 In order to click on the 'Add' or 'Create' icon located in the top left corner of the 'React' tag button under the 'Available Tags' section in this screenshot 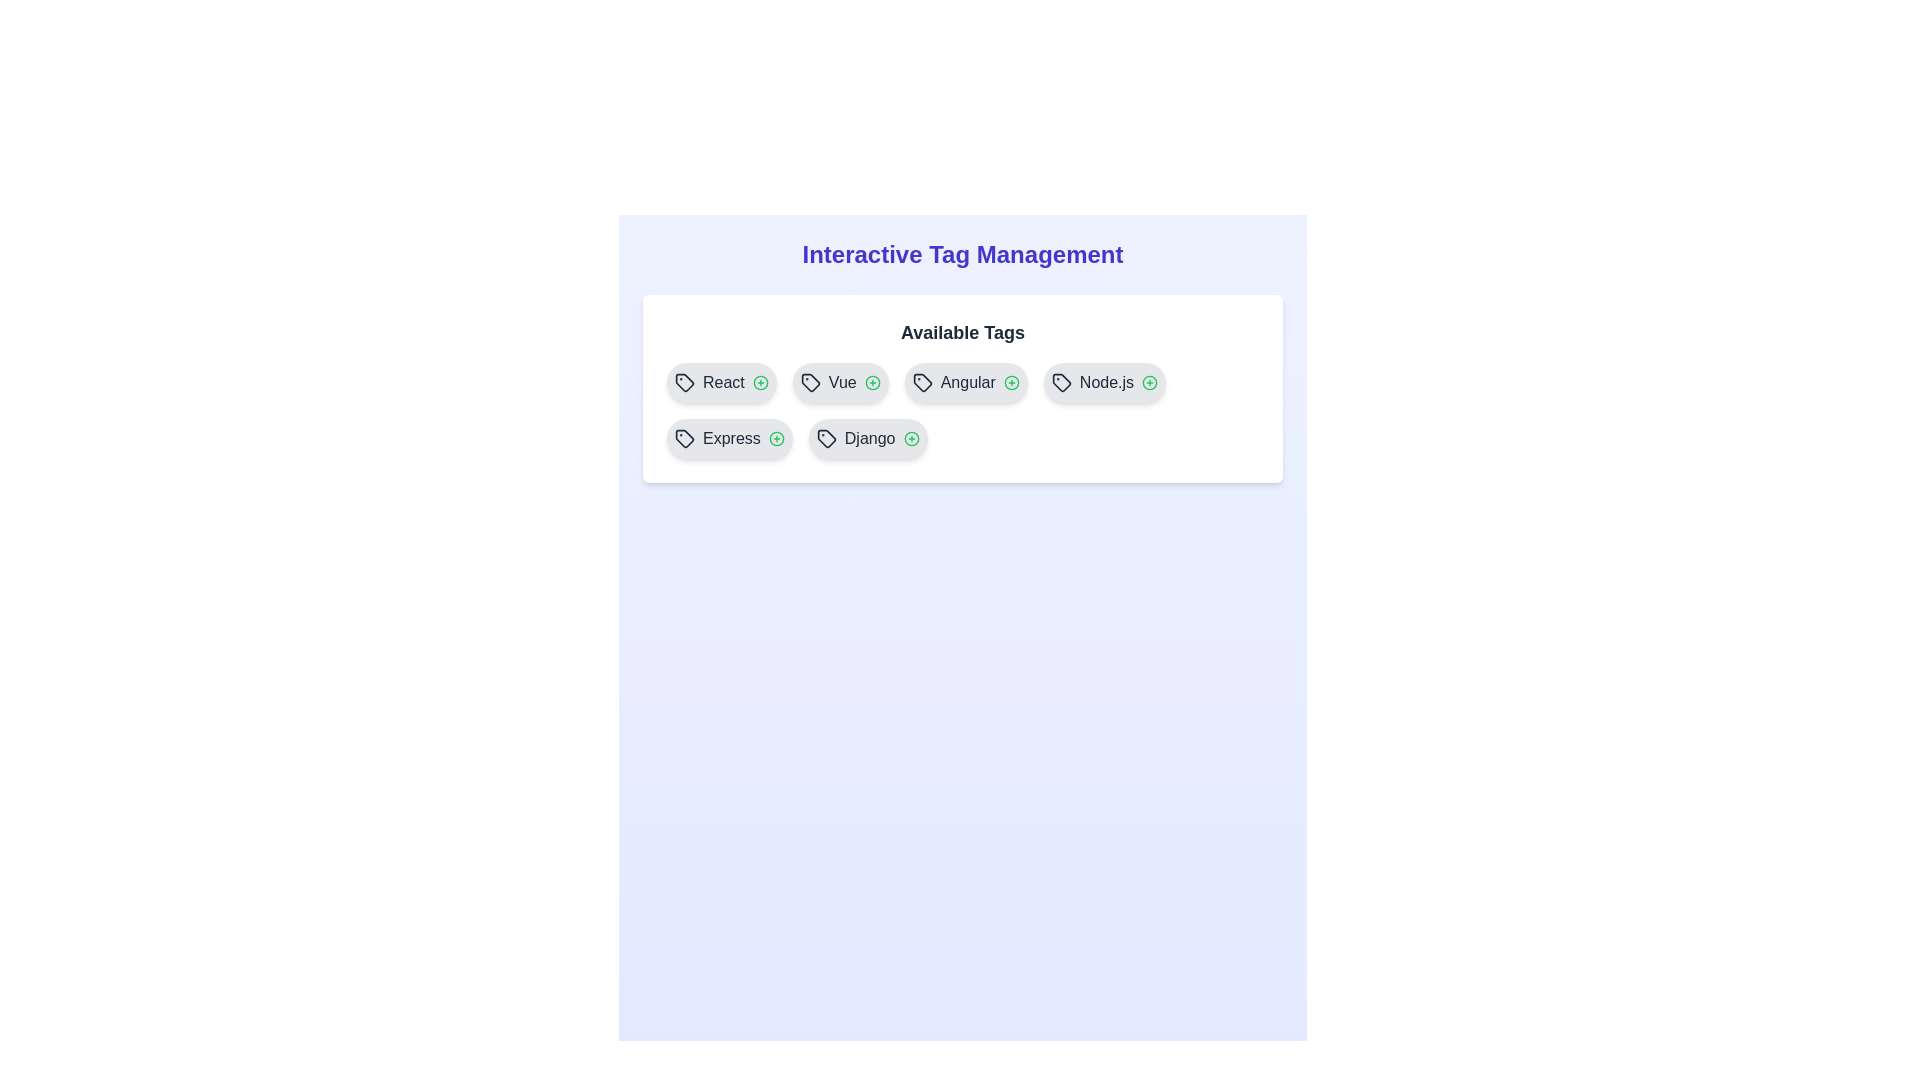, I will do `click(759, 382)`.